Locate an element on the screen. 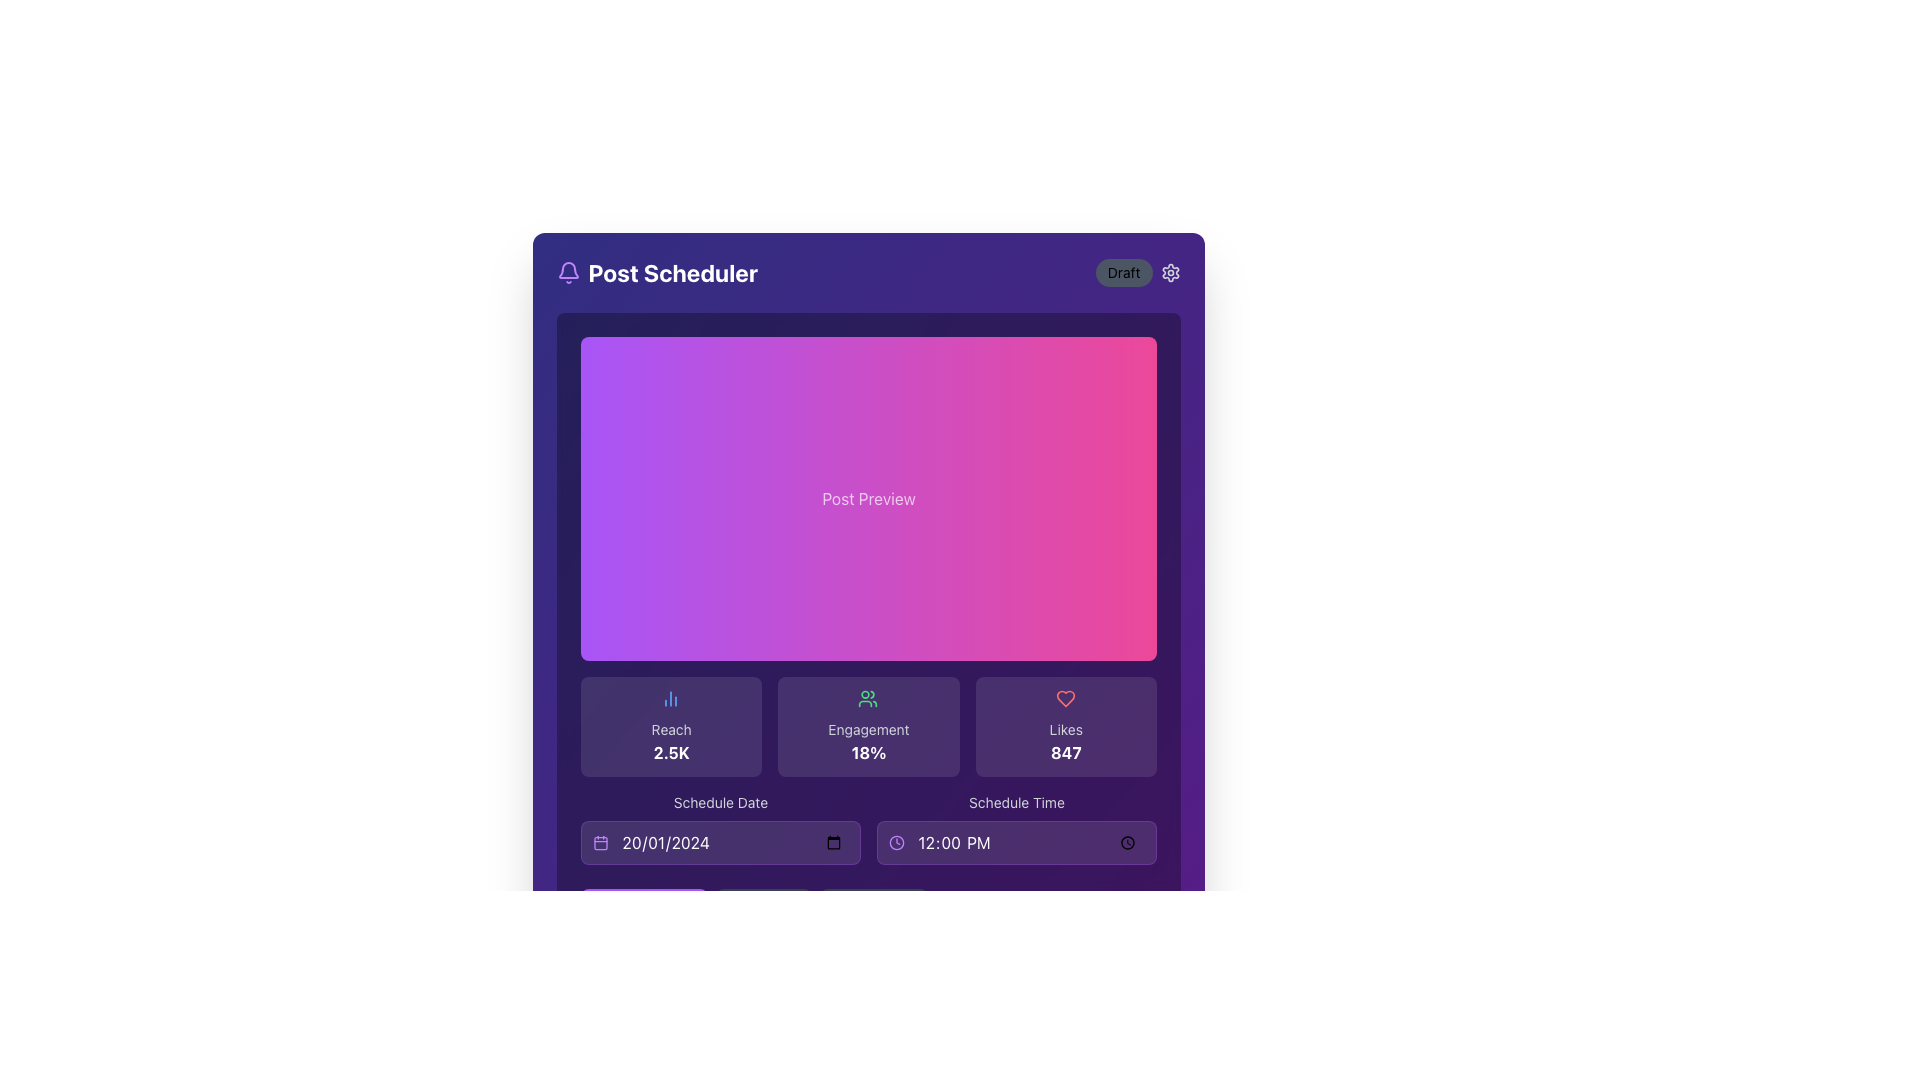 This screenshot has height=1080, width=1920. the green user figures icon above the 'Engagement' text and '18%' percentage in the second card from the left in the bottom row of the interface is located at coordinates (868, 697).